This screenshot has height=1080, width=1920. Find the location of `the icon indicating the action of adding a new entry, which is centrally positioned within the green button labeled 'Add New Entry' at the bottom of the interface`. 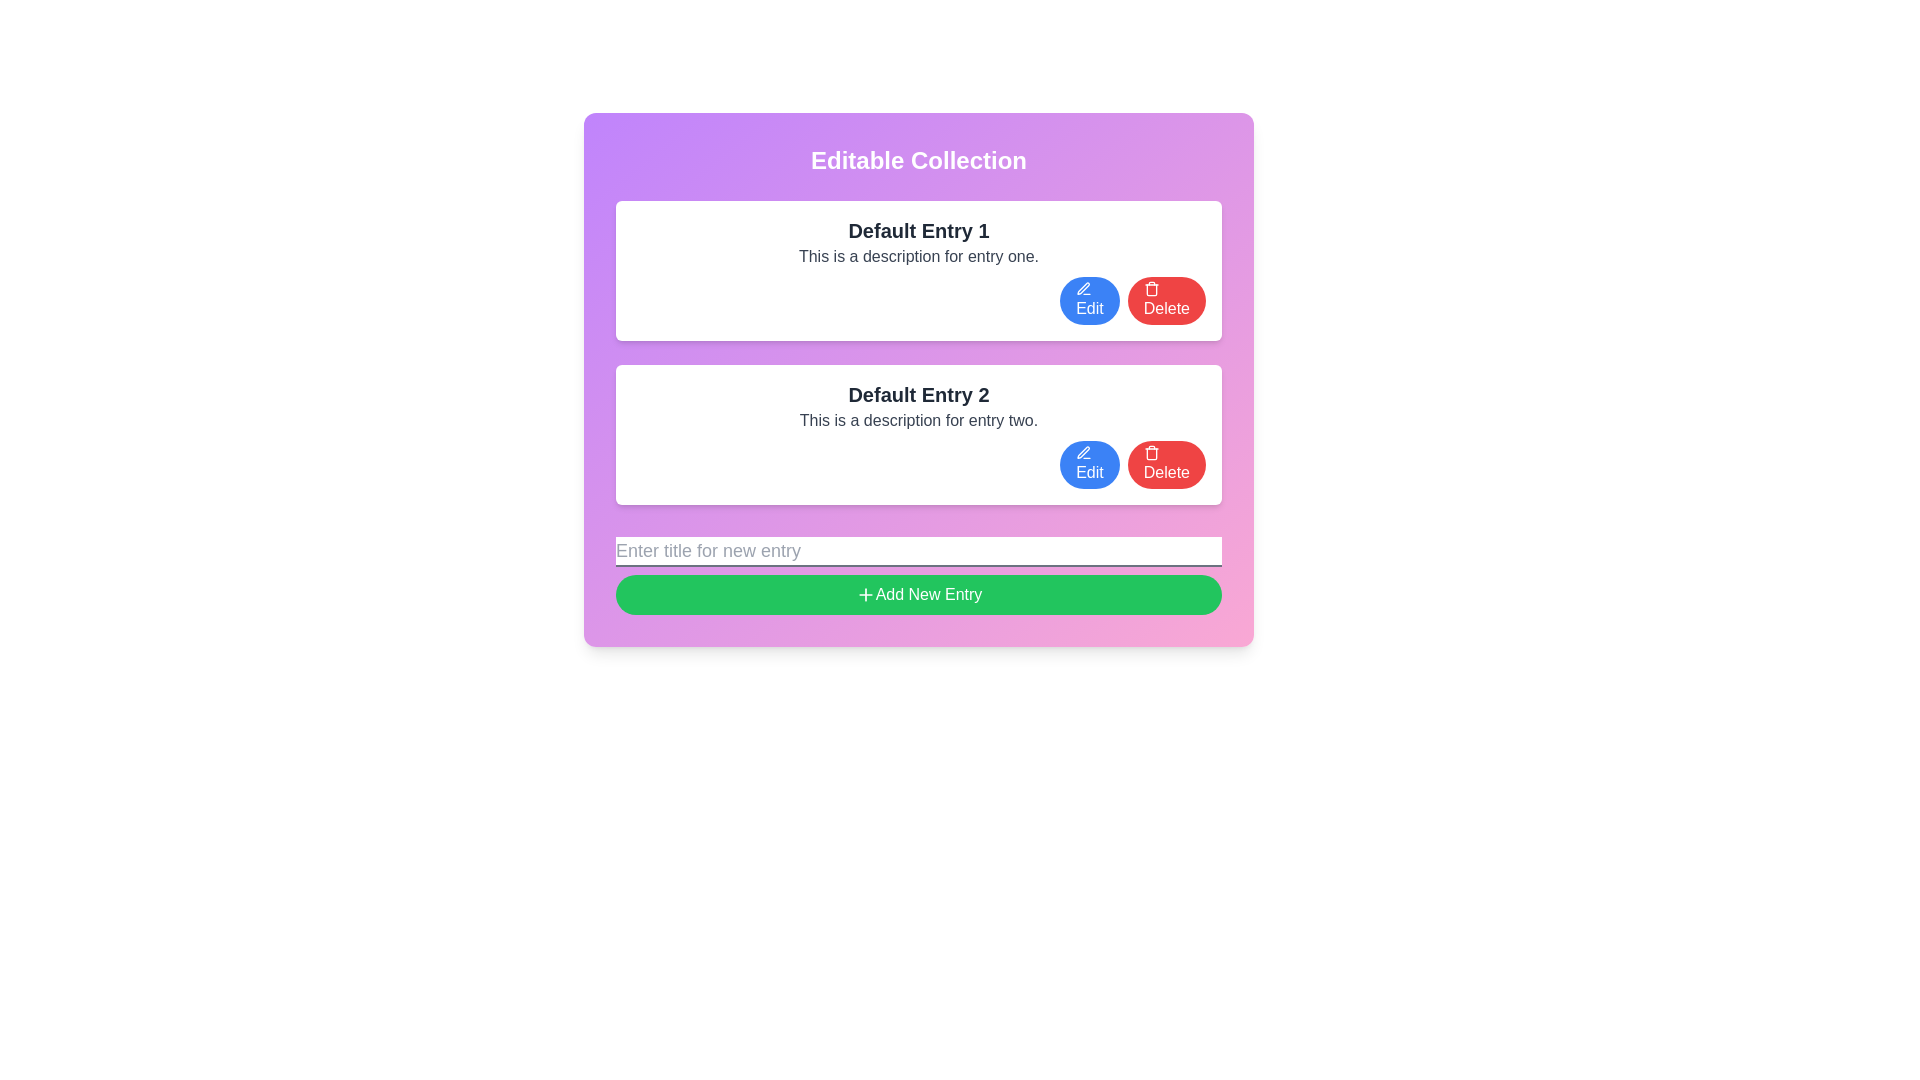

the icon indicating the action of adding a new entry, which is centrally positioned within the green button labeled 'Add New Entry' at the bottom of the interface is located at coordinates (865, 593).